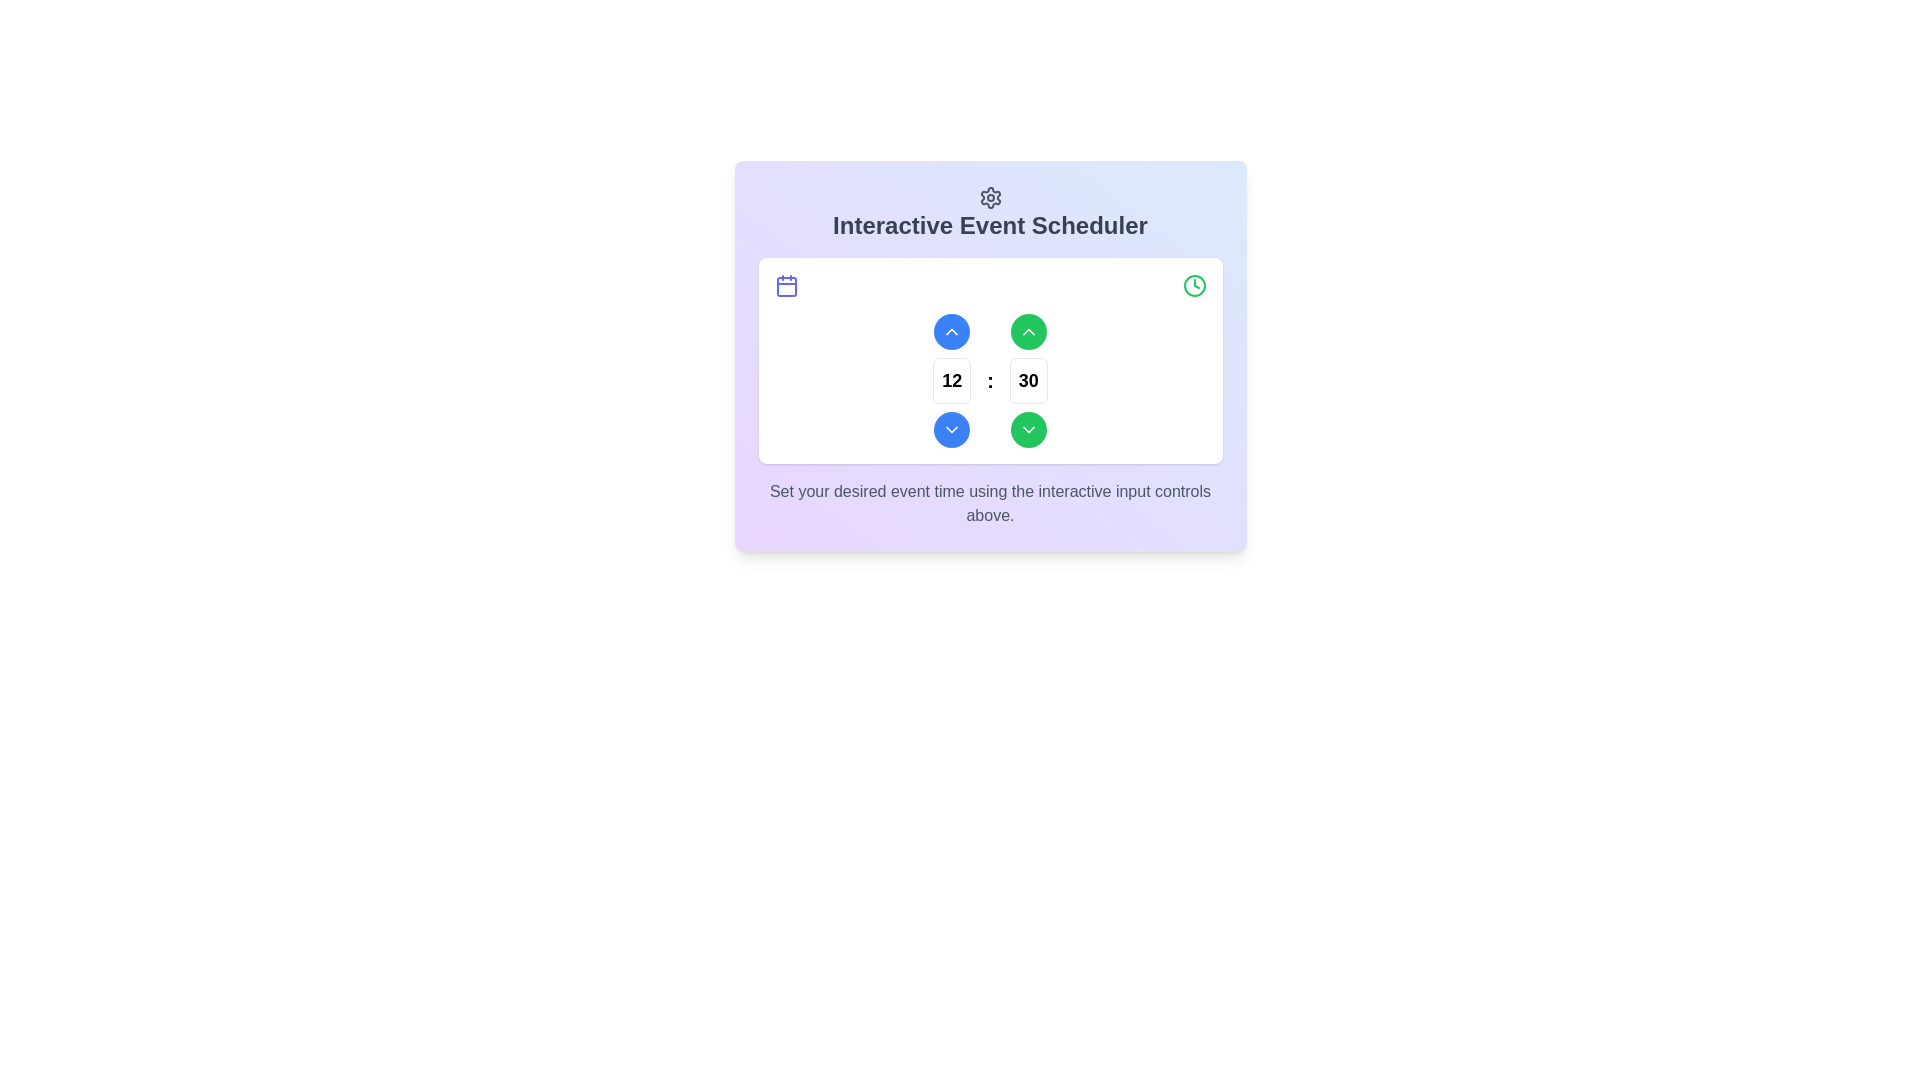 This screenshot has height=1080, width=1920. I want to click on the numeric label displaying minutes in the time selector located to the right of the ':' character and adjacent to the number '12', so click(1028, 380).